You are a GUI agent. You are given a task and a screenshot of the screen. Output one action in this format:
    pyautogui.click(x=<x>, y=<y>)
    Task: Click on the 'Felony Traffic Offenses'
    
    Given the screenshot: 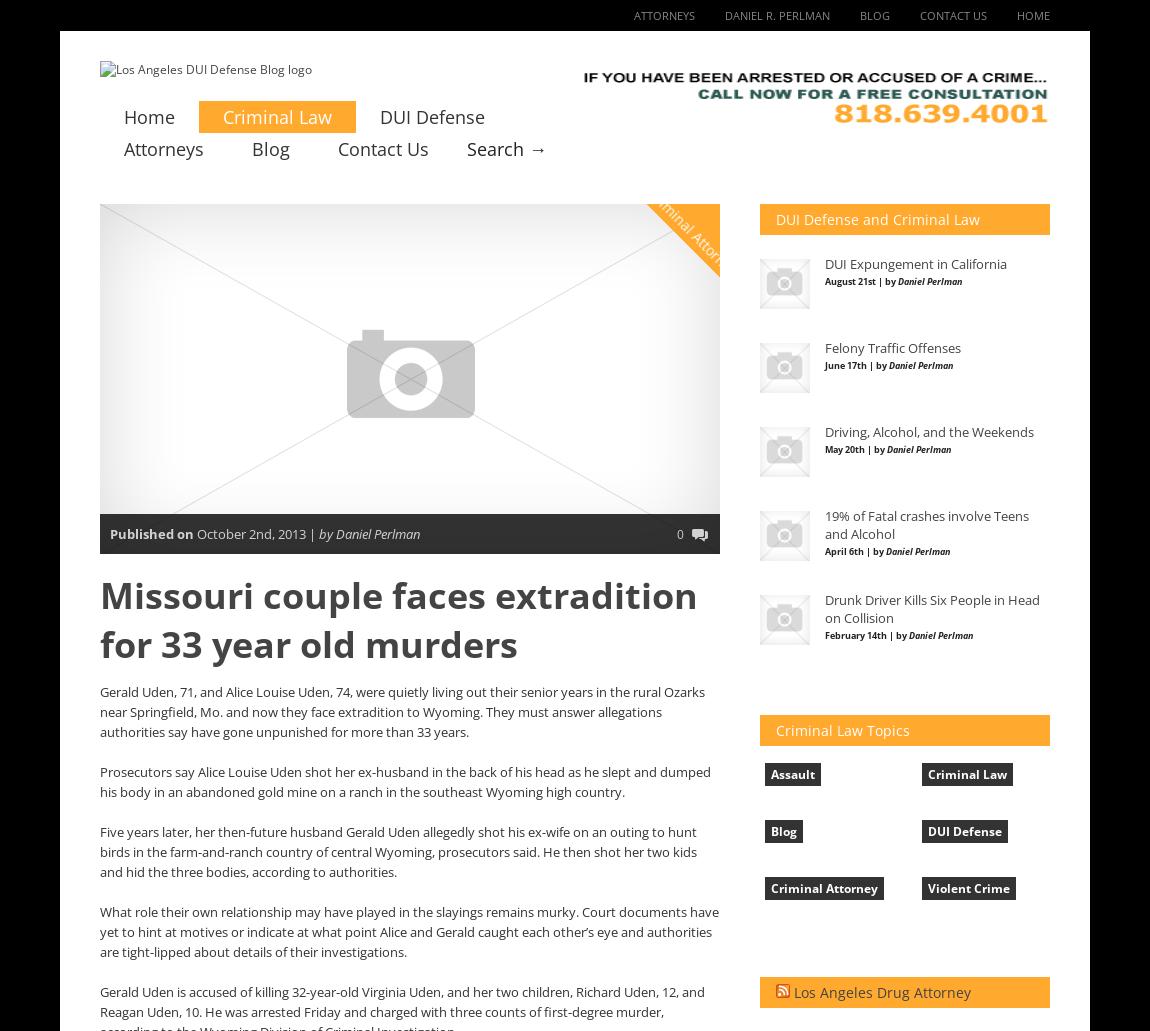 What is the action you would take?
    pyautogui.click(x=892, y=346)
    